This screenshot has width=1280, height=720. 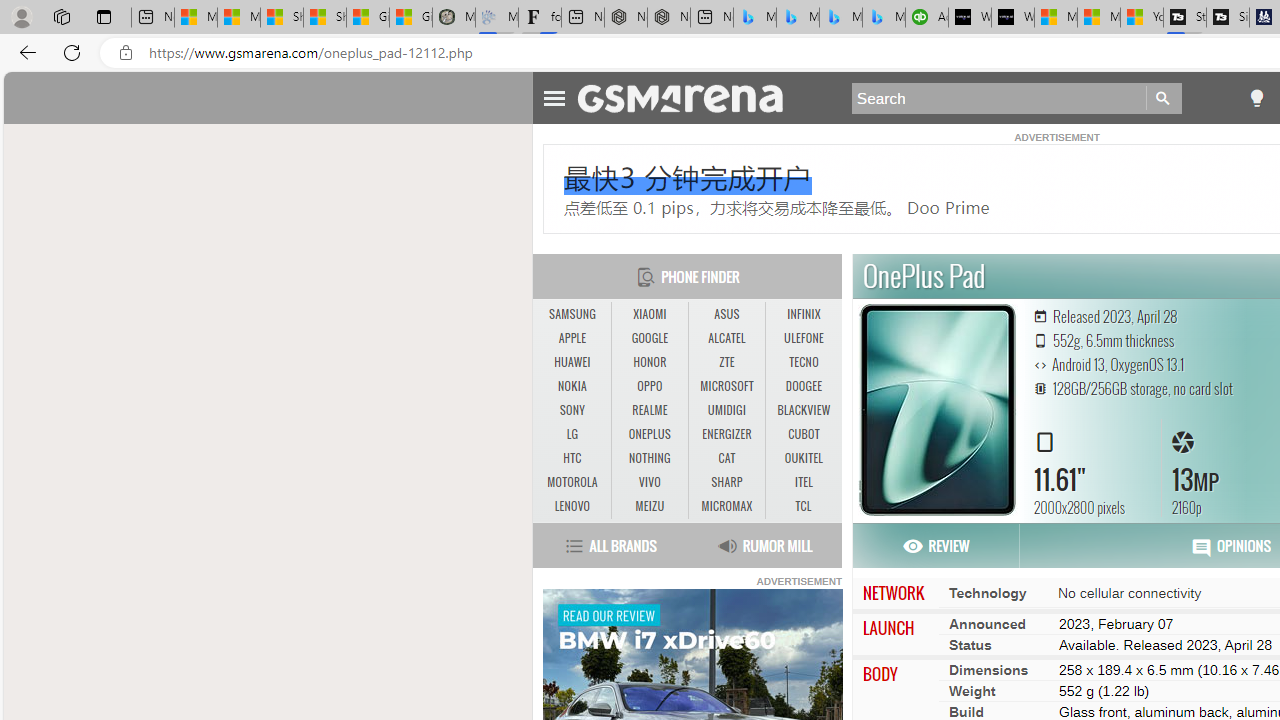 I want to click on 'What', so click(x=1013, y=17).